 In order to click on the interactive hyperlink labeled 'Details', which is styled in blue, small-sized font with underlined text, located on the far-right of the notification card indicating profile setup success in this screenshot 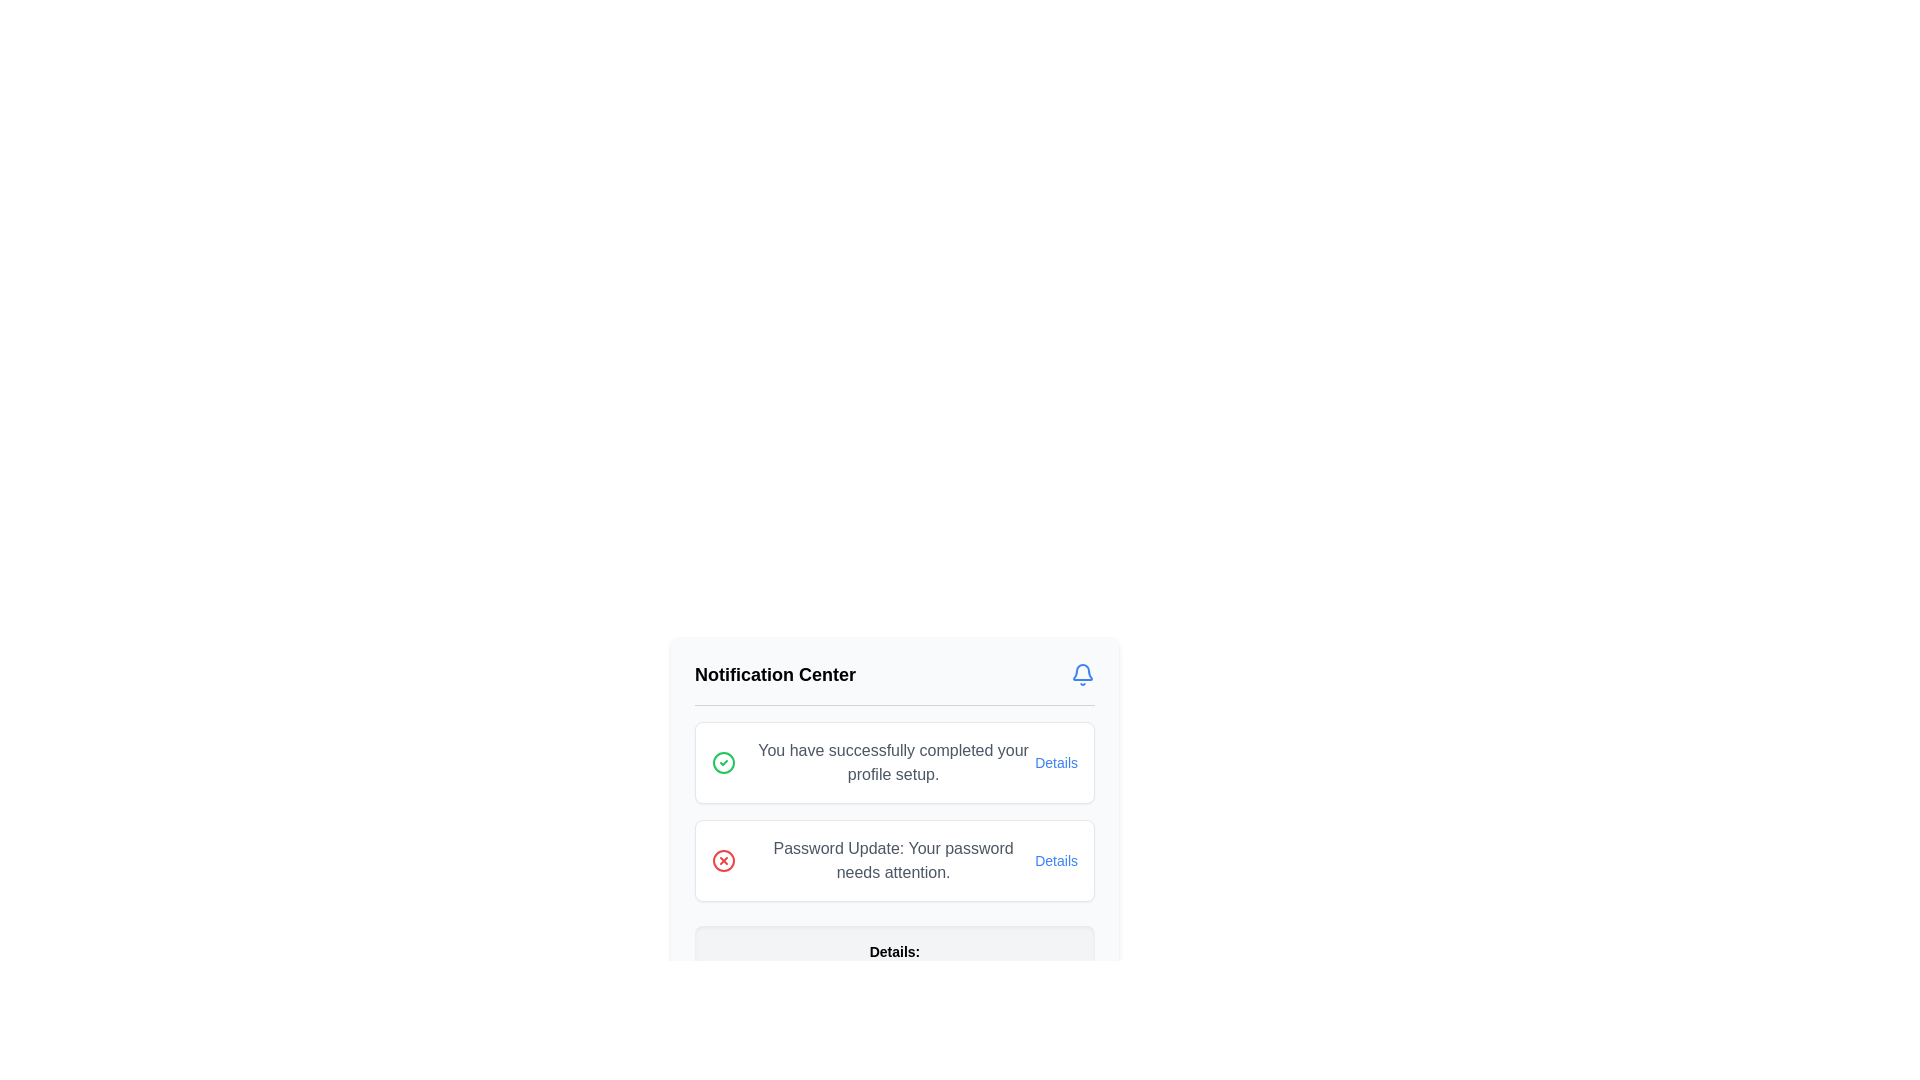, I will do `click(1055, 763)`.